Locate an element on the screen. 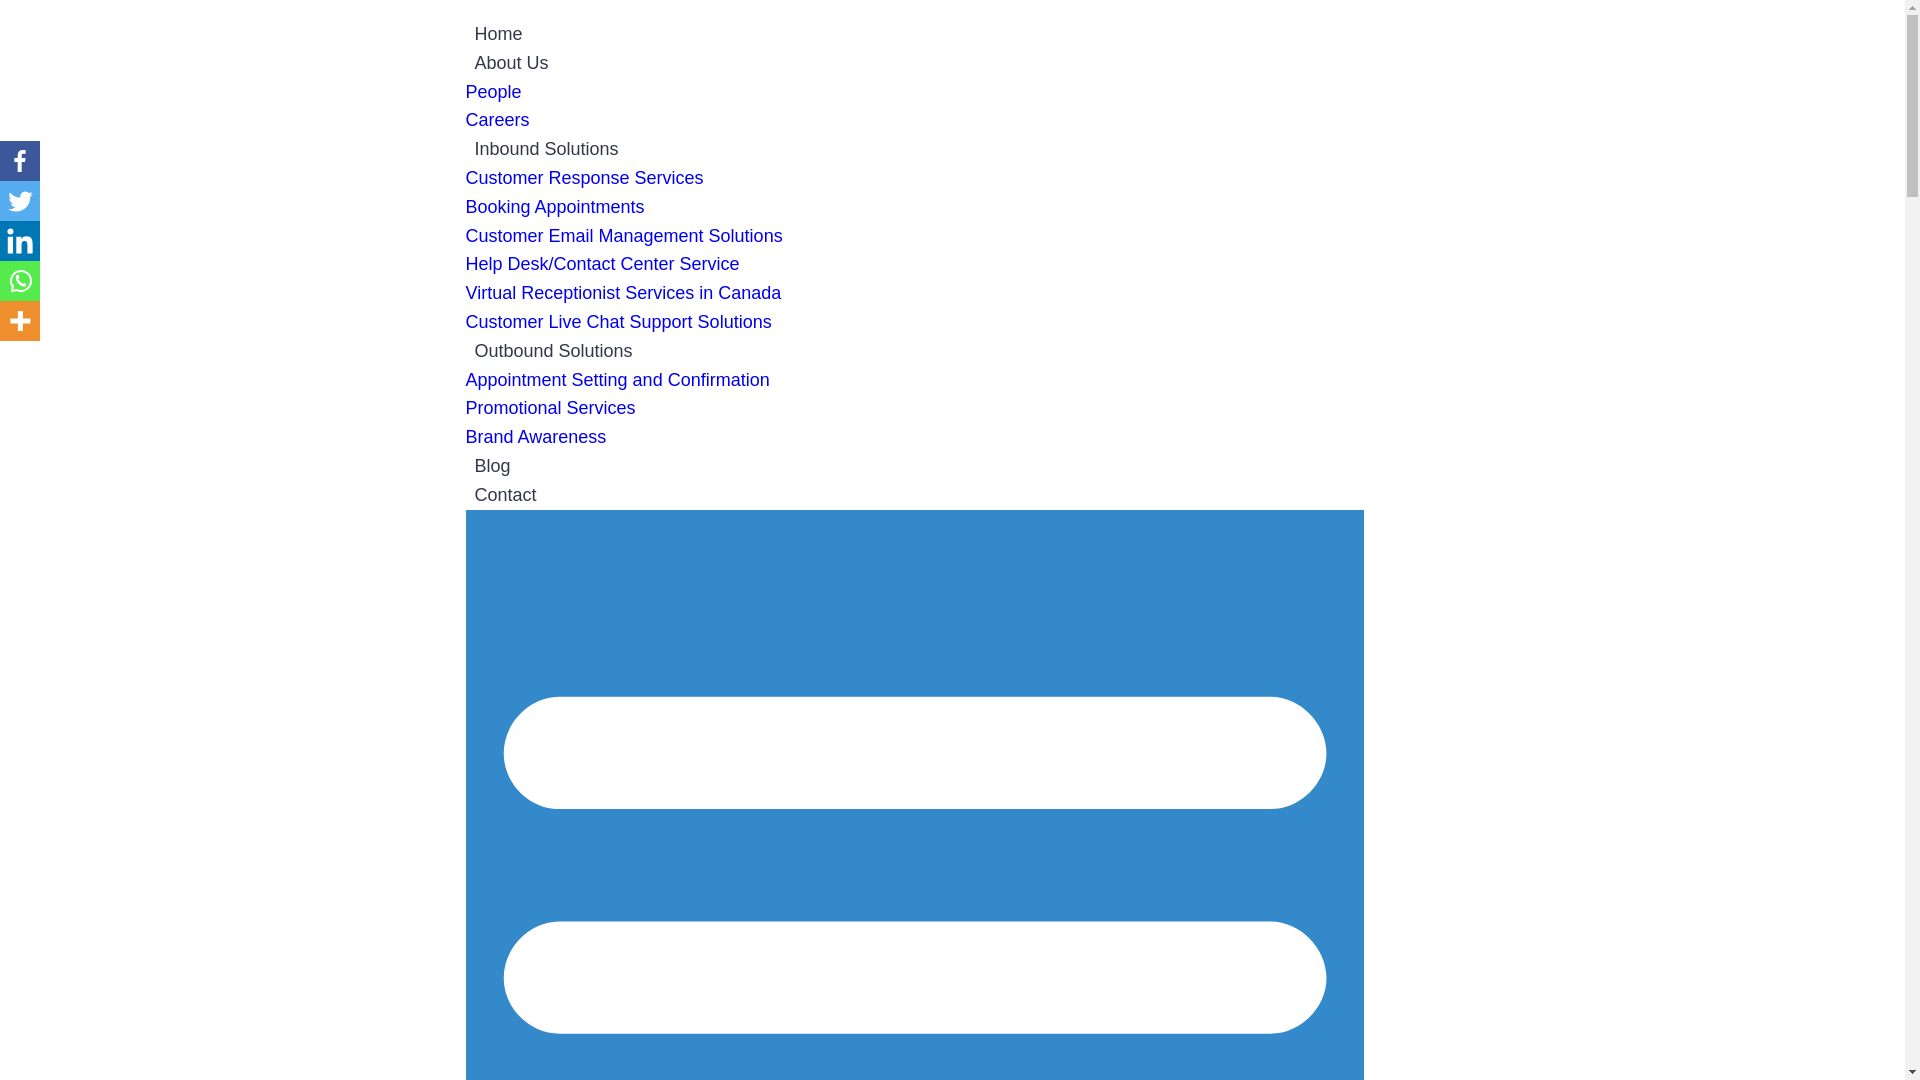  'Appointment Setting and Confirmation' is located at coordinates (617, 380).